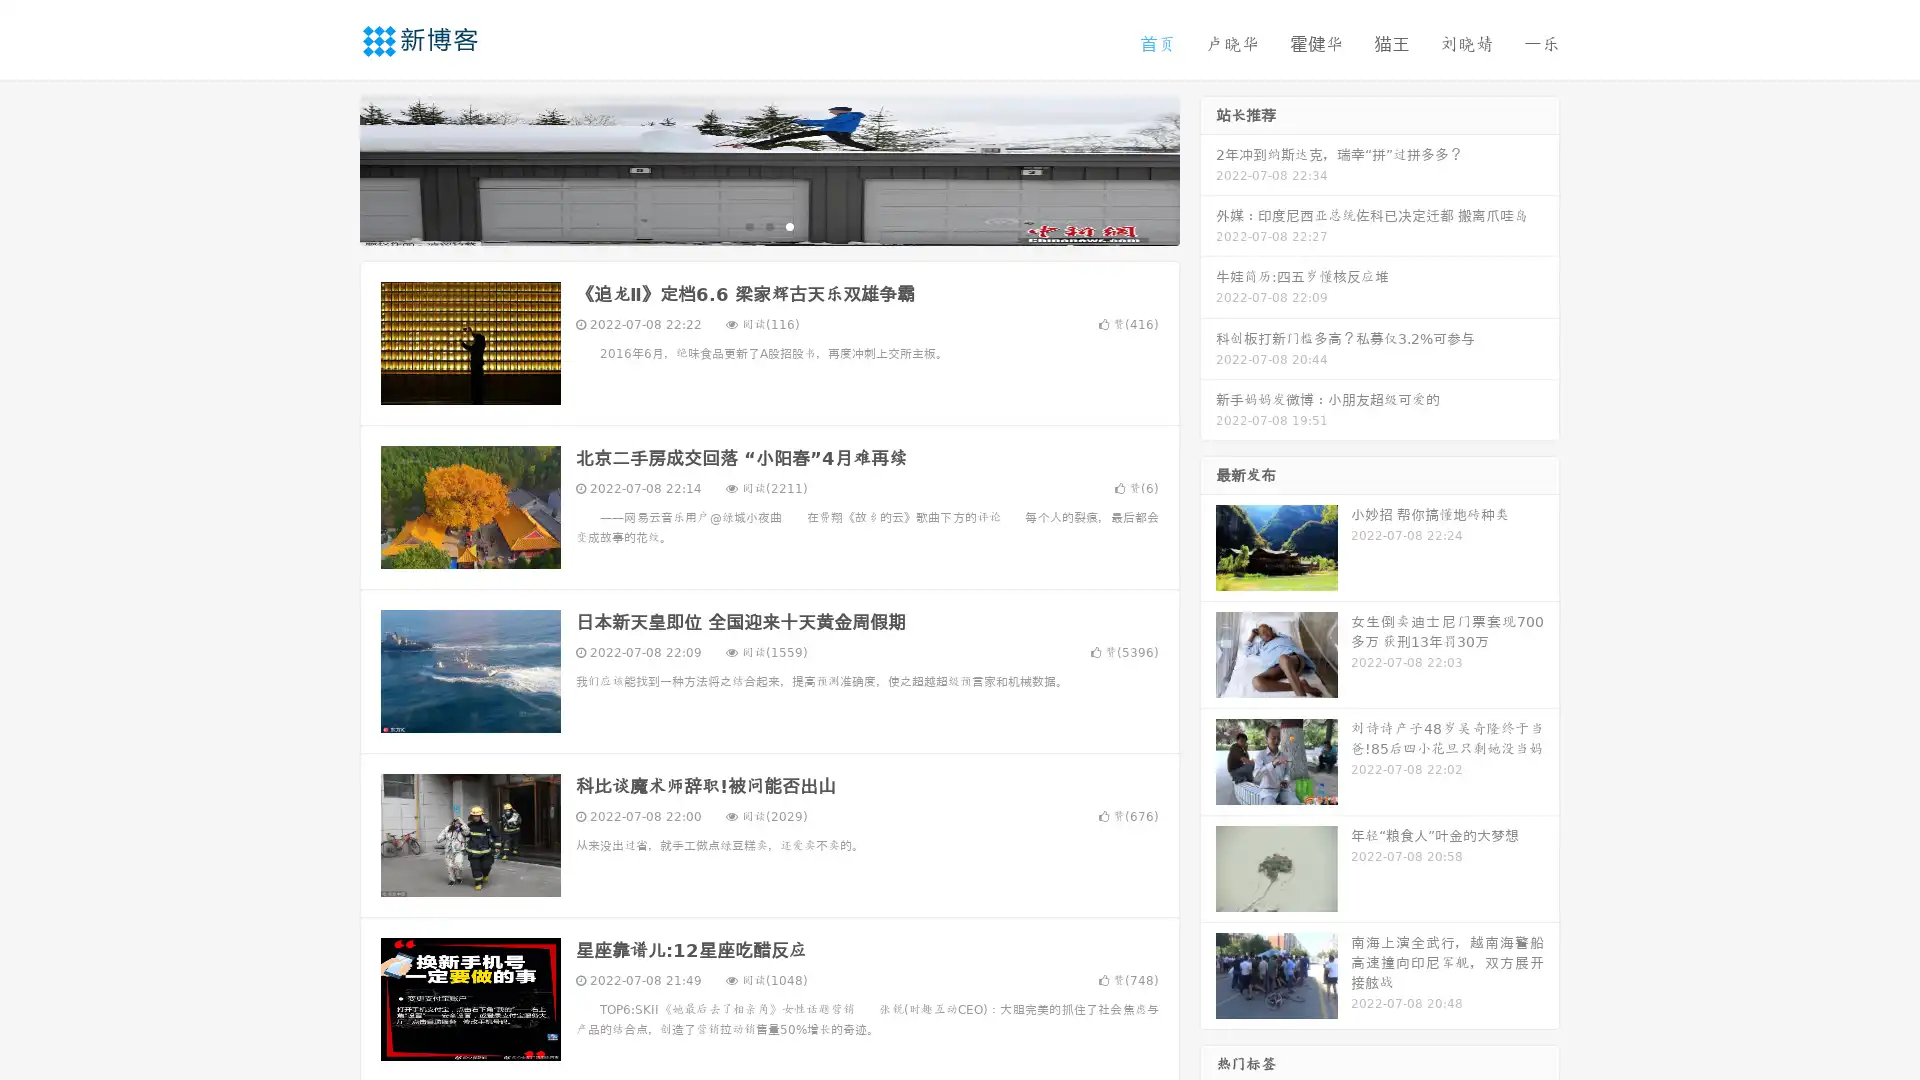  What do you see at coordinates (768, 225) in the screenshot?
I see `Go to slide 2` at bounding box center [768, 225].